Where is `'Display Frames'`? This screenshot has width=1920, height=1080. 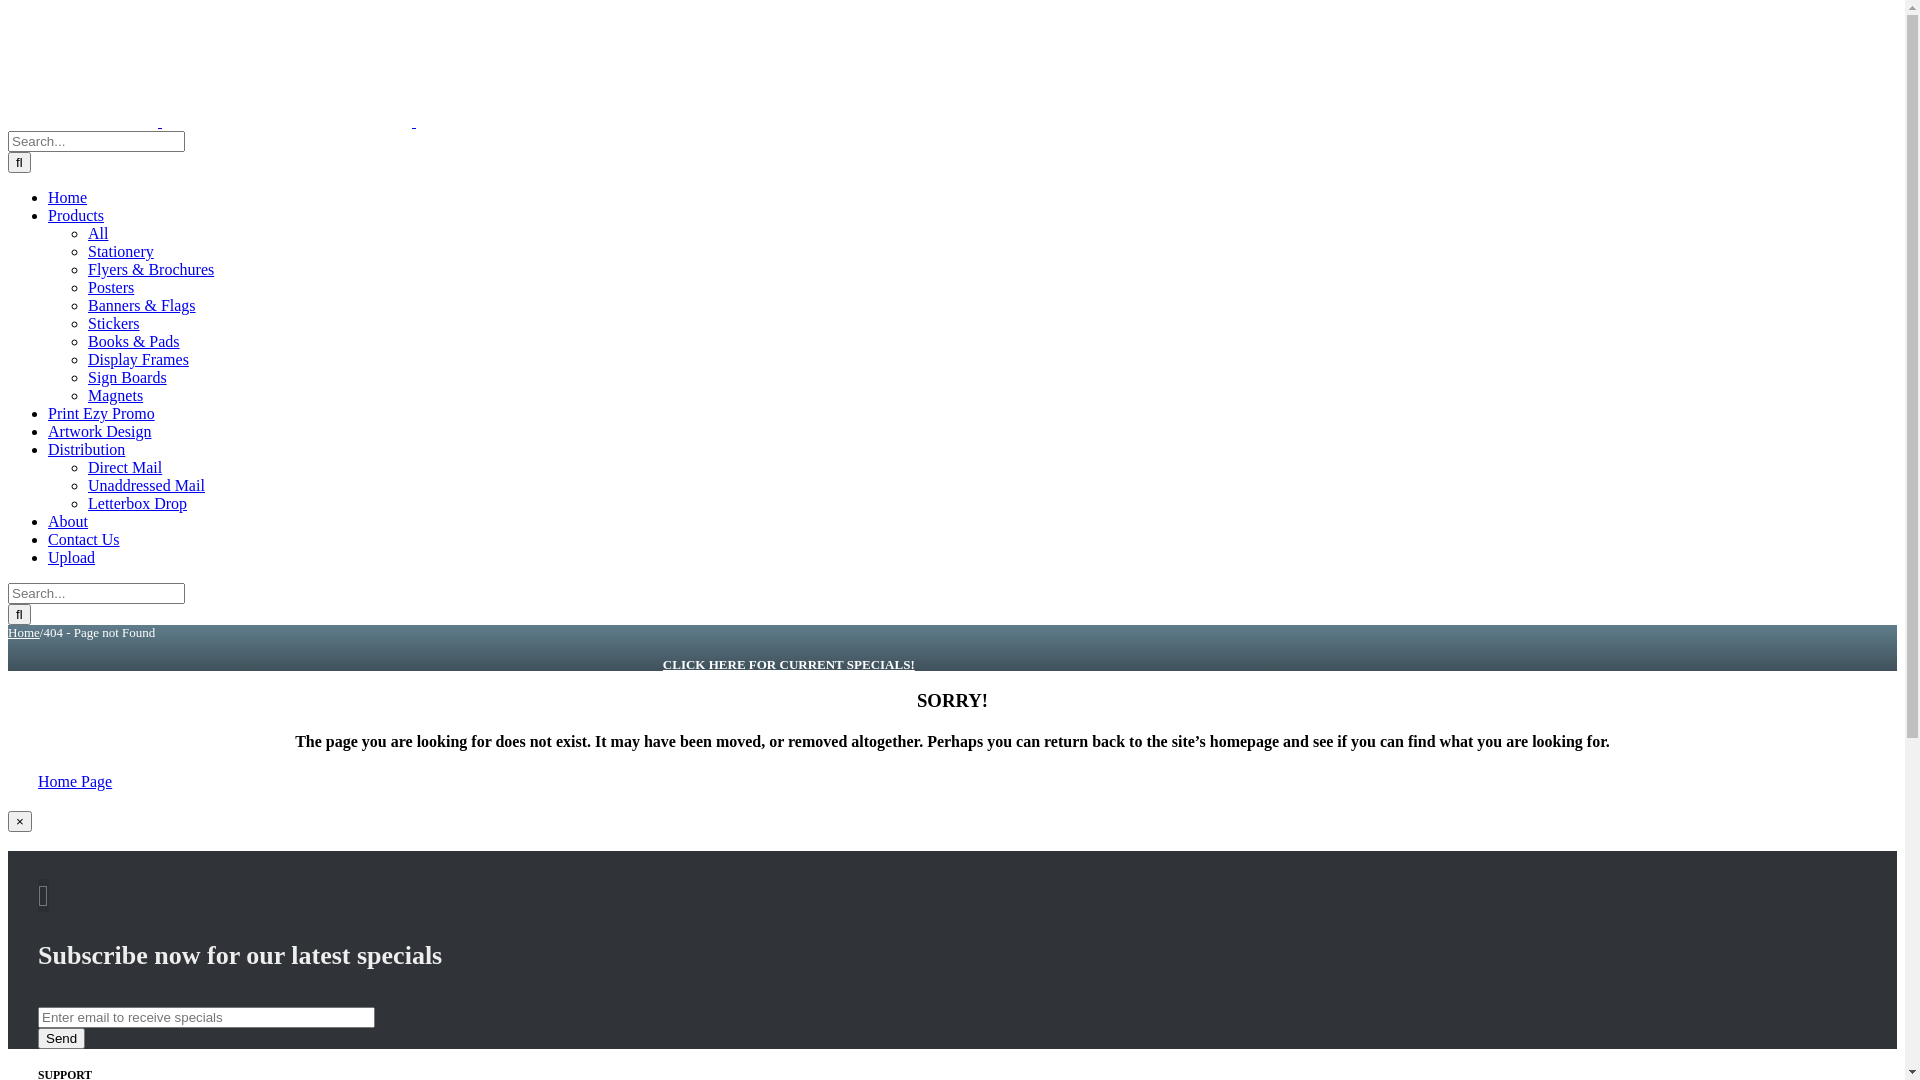
'Display Frames' is located at coordinates (137, 358).